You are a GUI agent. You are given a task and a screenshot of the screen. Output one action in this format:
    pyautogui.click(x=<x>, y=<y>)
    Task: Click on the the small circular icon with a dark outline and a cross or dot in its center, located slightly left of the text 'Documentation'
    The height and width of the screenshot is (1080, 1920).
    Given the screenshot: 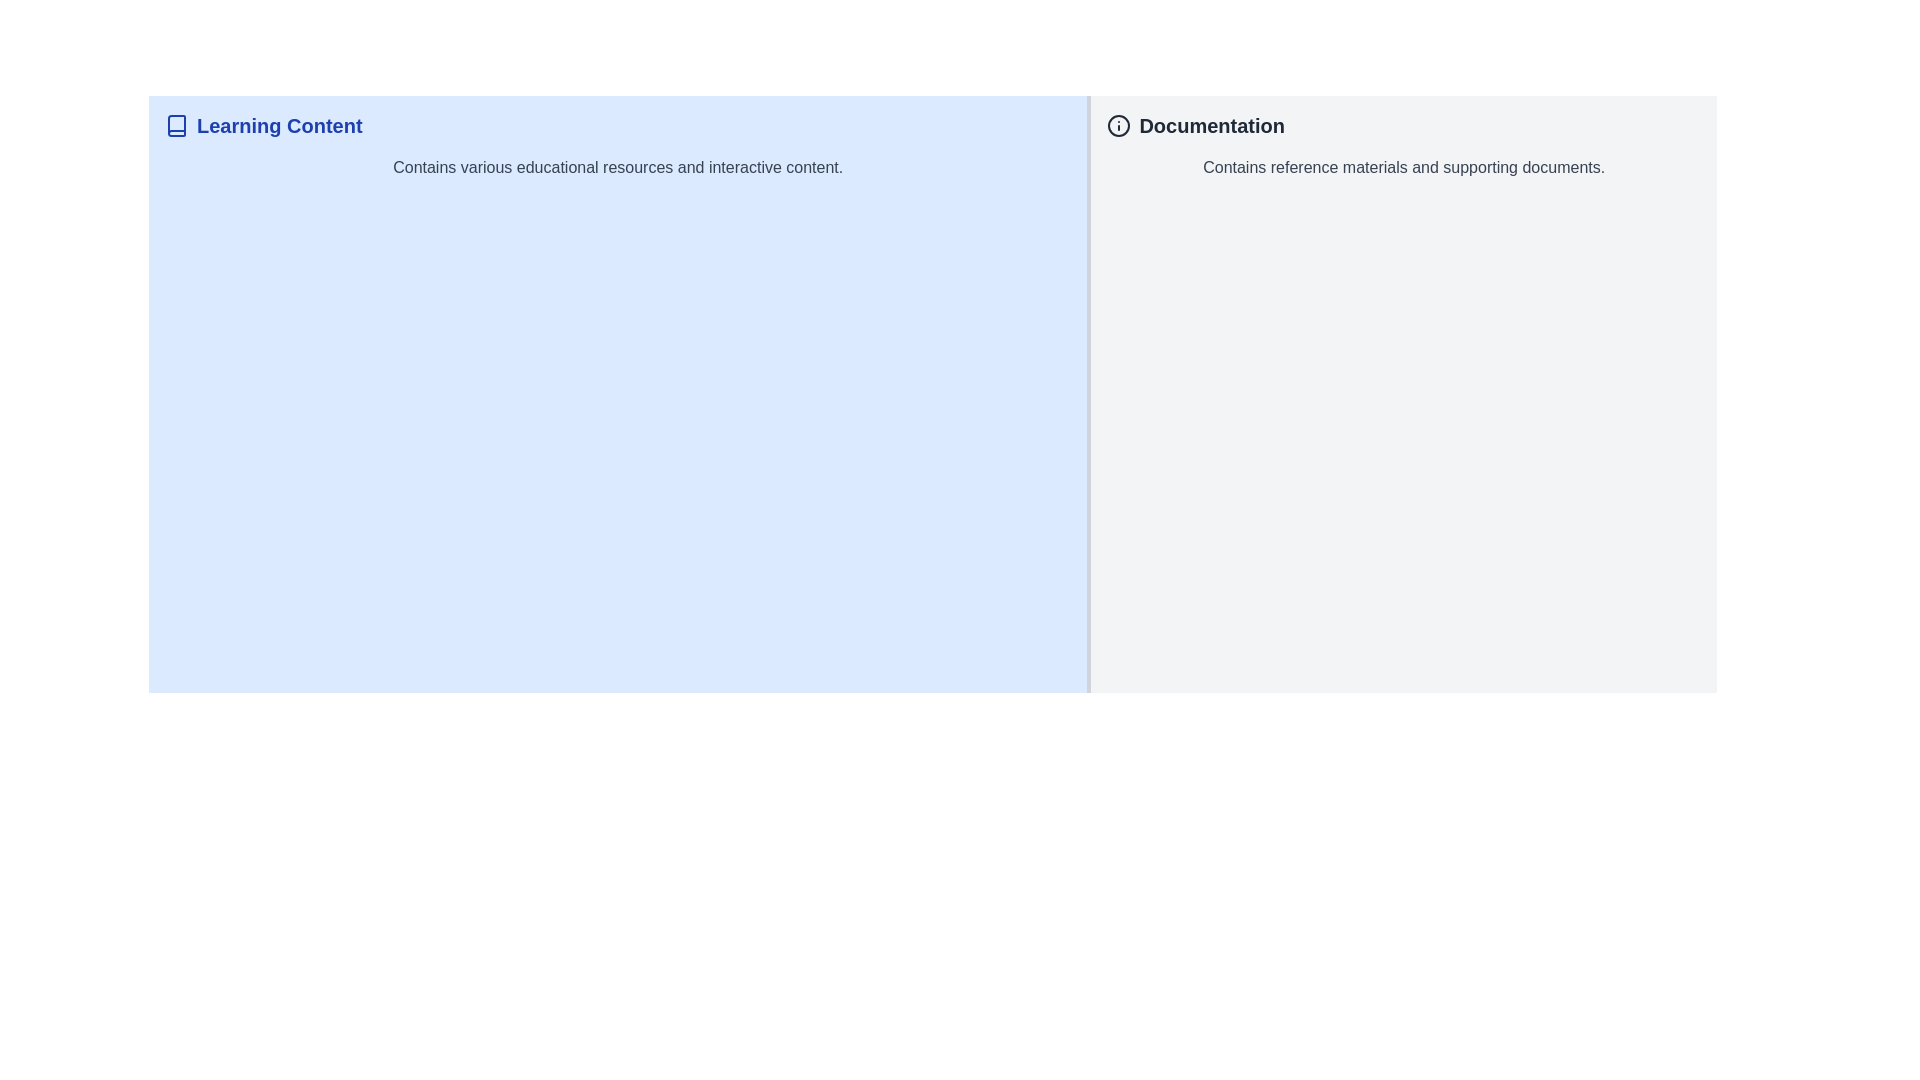 What is the action you would take?
    pyautogui.click(x=1118, y=126)
    